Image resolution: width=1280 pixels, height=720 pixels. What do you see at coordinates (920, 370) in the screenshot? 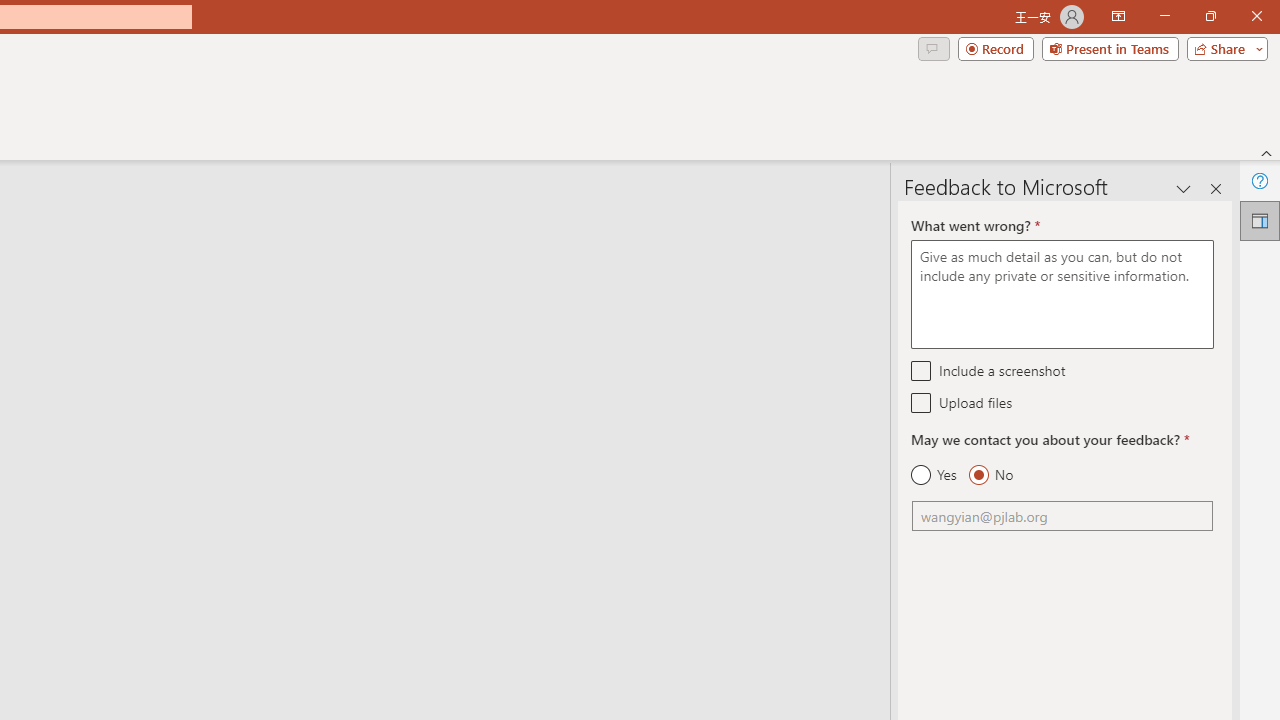
I see `'Include a screenshot'` at bounding box center [920, 370].